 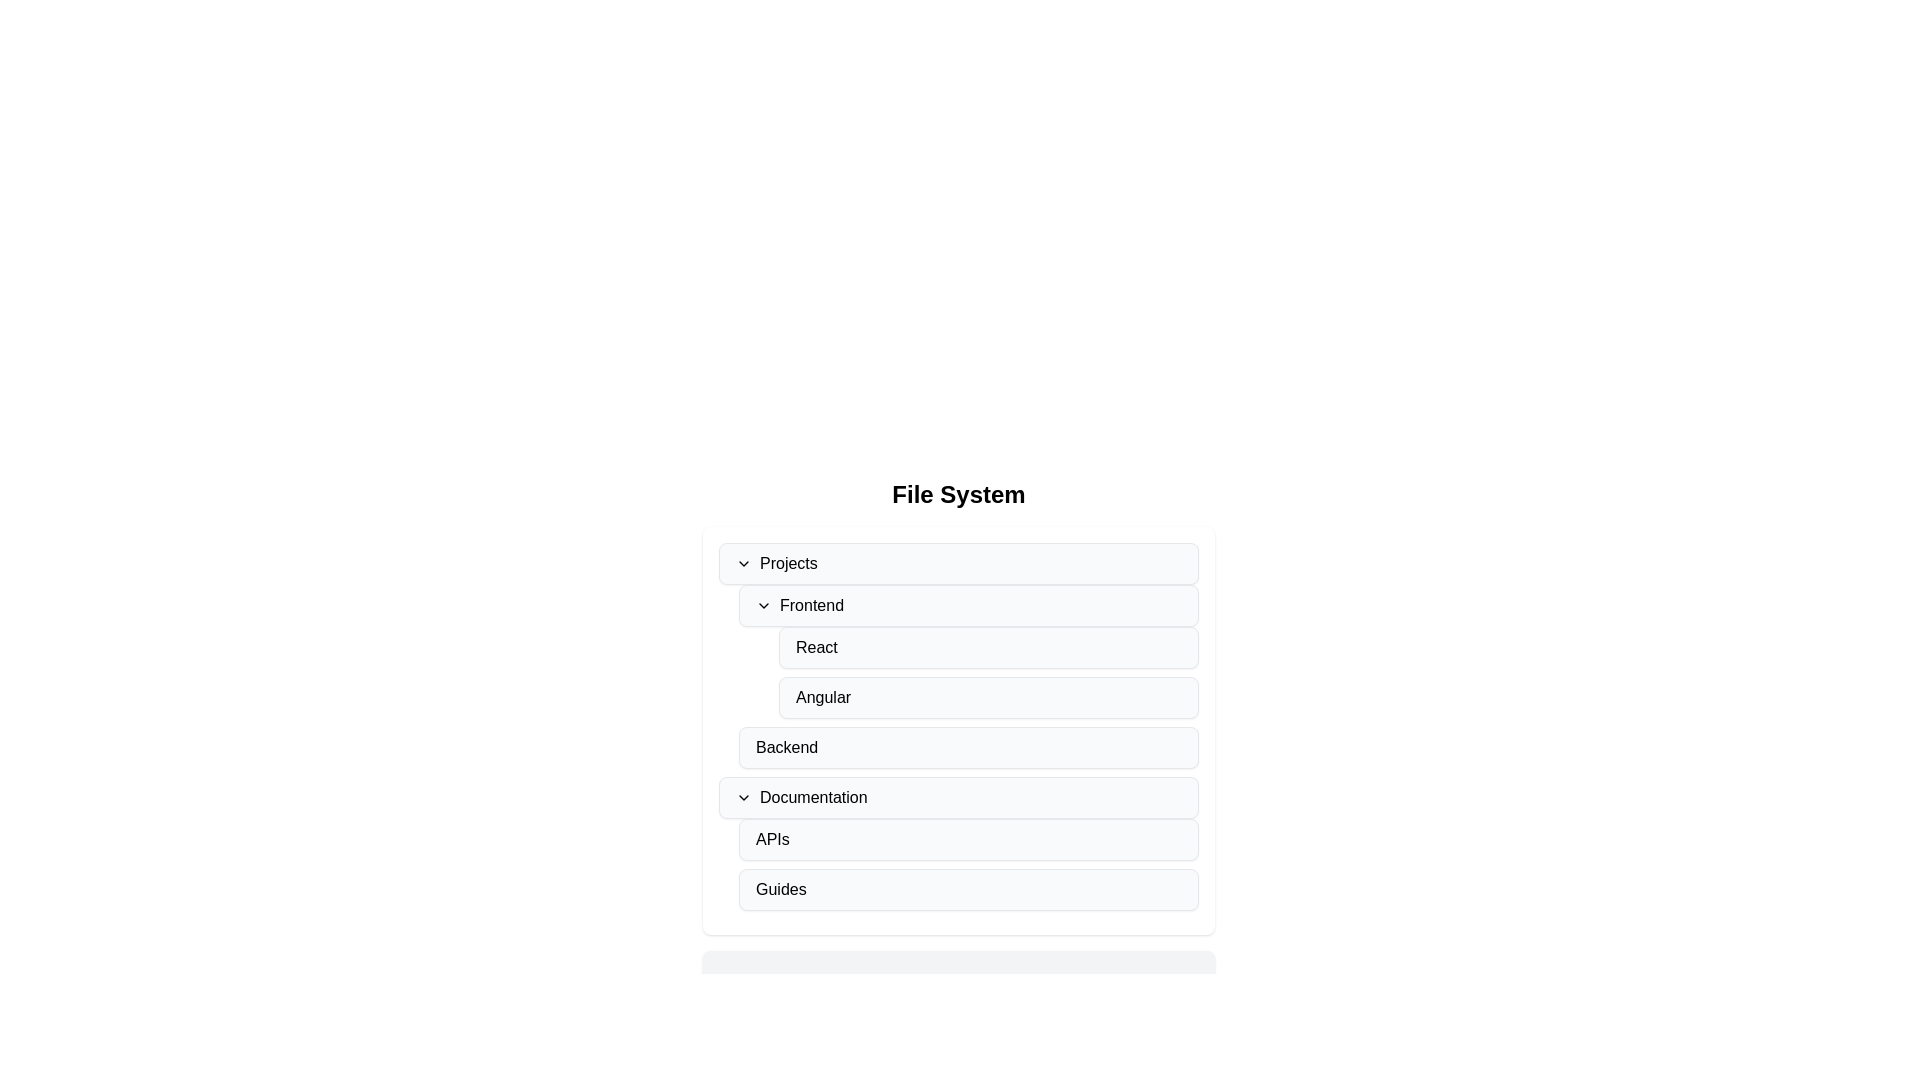 What do you see at coordinates (787, 563) in the screenshot?
I see `the static text label 'Projects', which serves as the title for a collapsible section in the hierarchical menu, positioned below 'File System'` at bounding box center [787, 563].